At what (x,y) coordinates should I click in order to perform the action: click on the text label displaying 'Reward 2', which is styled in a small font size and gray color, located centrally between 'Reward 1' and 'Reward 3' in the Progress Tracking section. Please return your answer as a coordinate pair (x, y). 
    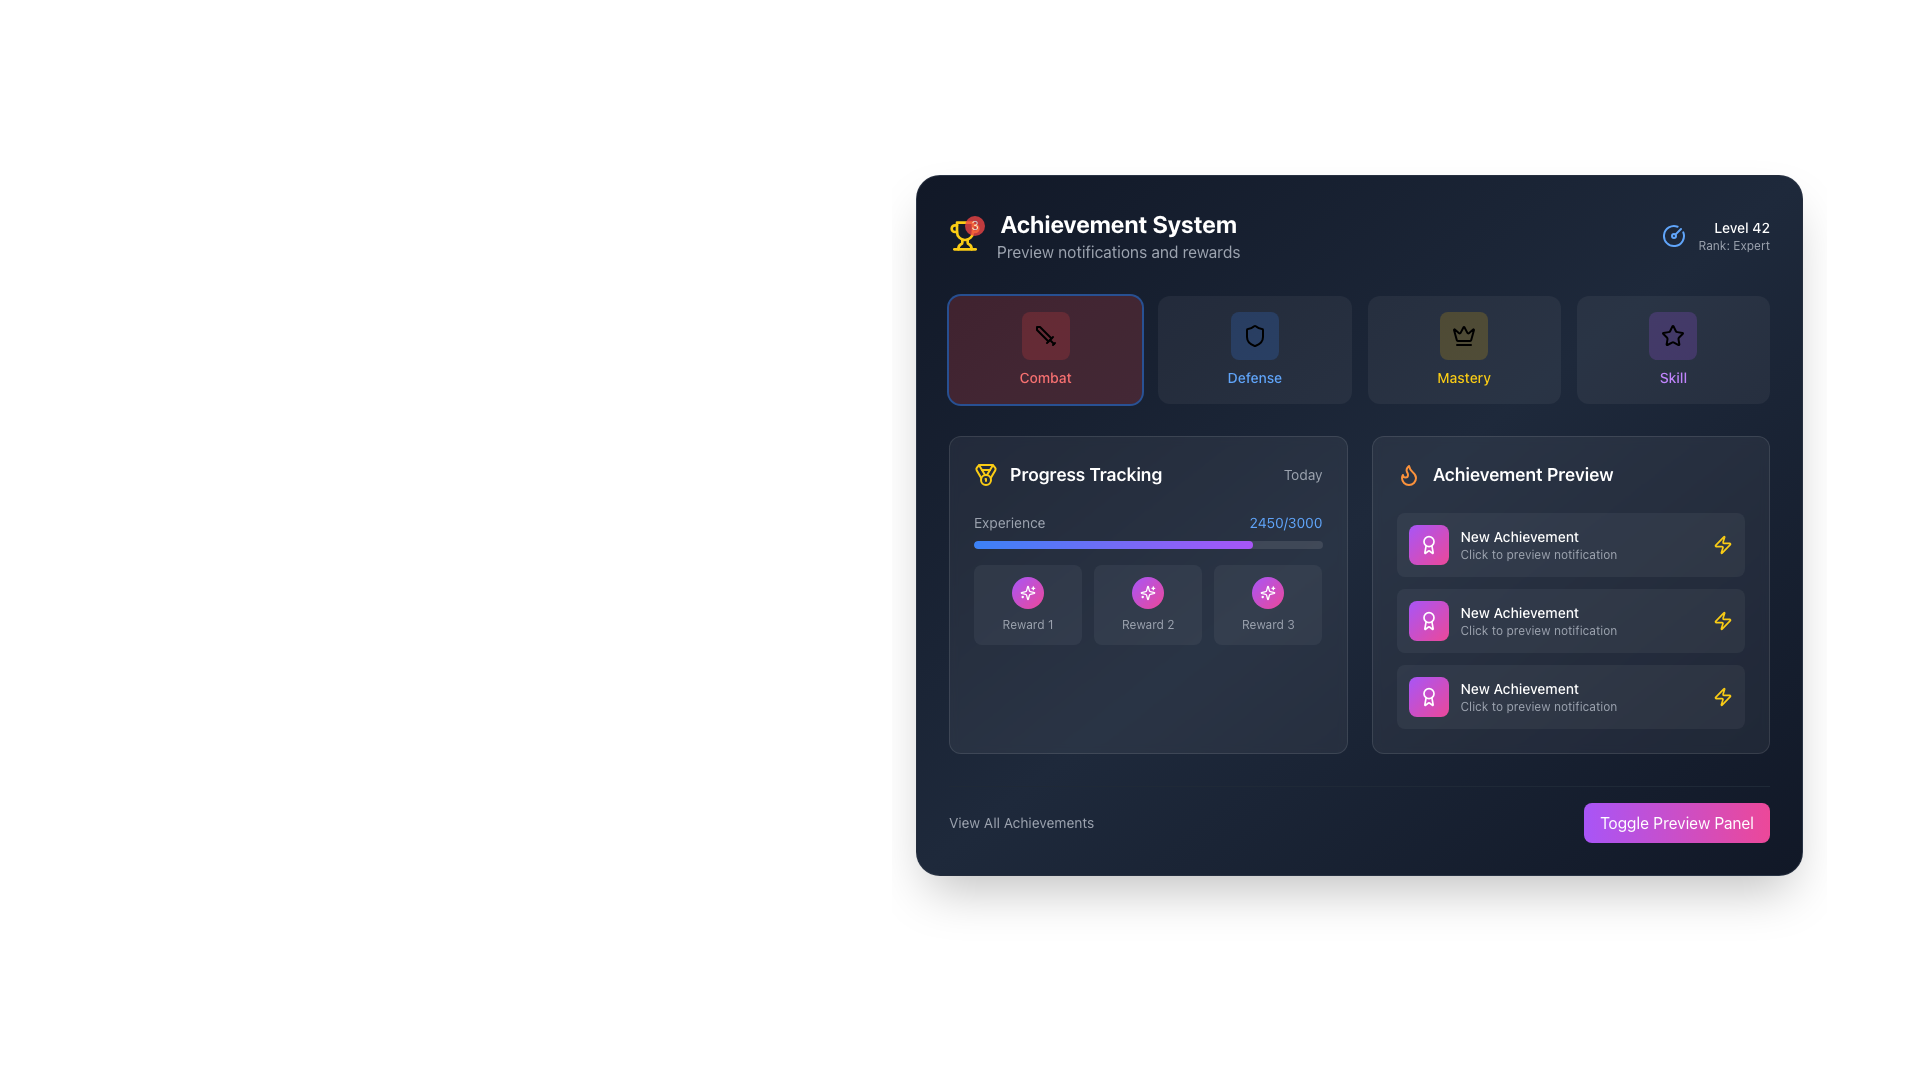
    Looking at the image, I should click on (1148, 623).